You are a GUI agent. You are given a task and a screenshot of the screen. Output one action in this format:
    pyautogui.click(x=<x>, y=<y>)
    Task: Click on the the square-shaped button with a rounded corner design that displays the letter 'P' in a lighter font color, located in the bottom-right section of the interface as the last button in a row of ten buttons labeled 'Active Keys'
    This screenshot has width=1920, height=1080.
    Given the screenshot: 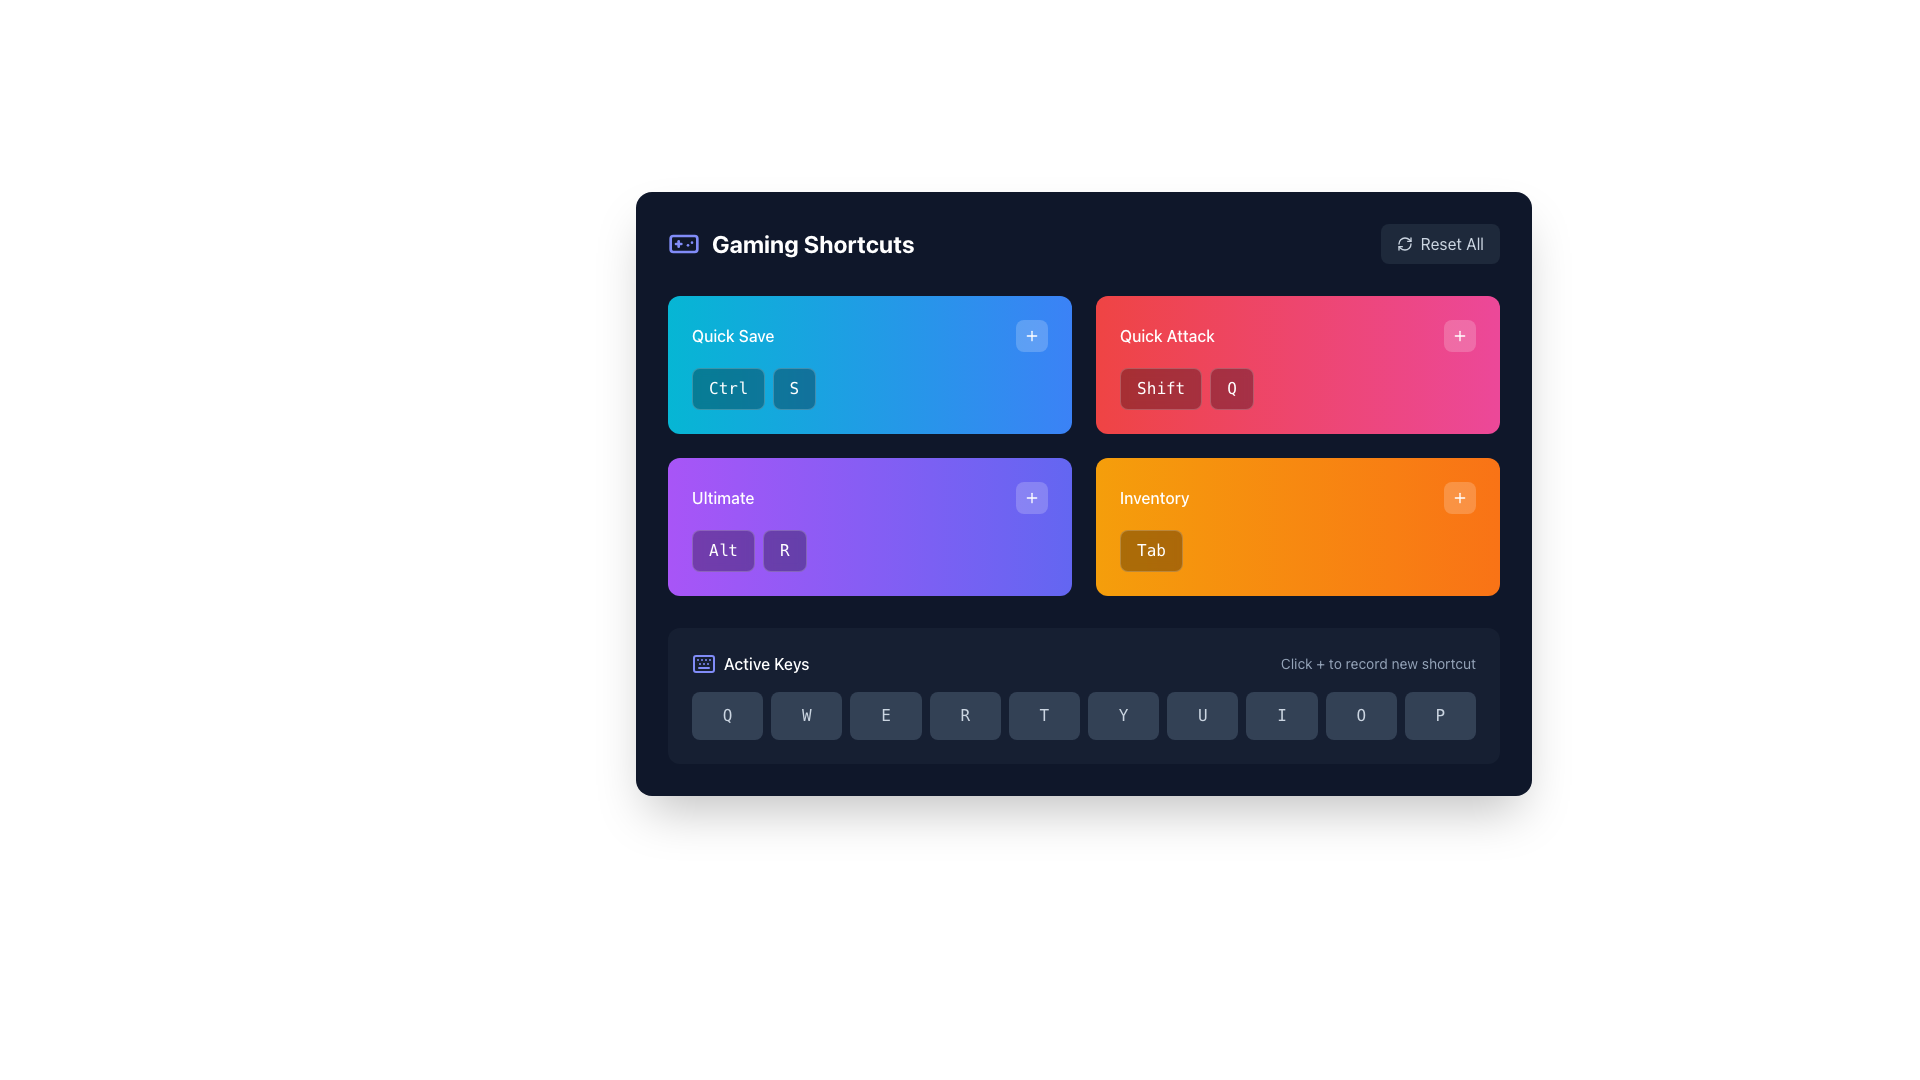 What is the action you would take?
    pyautogui.click(x=1440, y=715)
    